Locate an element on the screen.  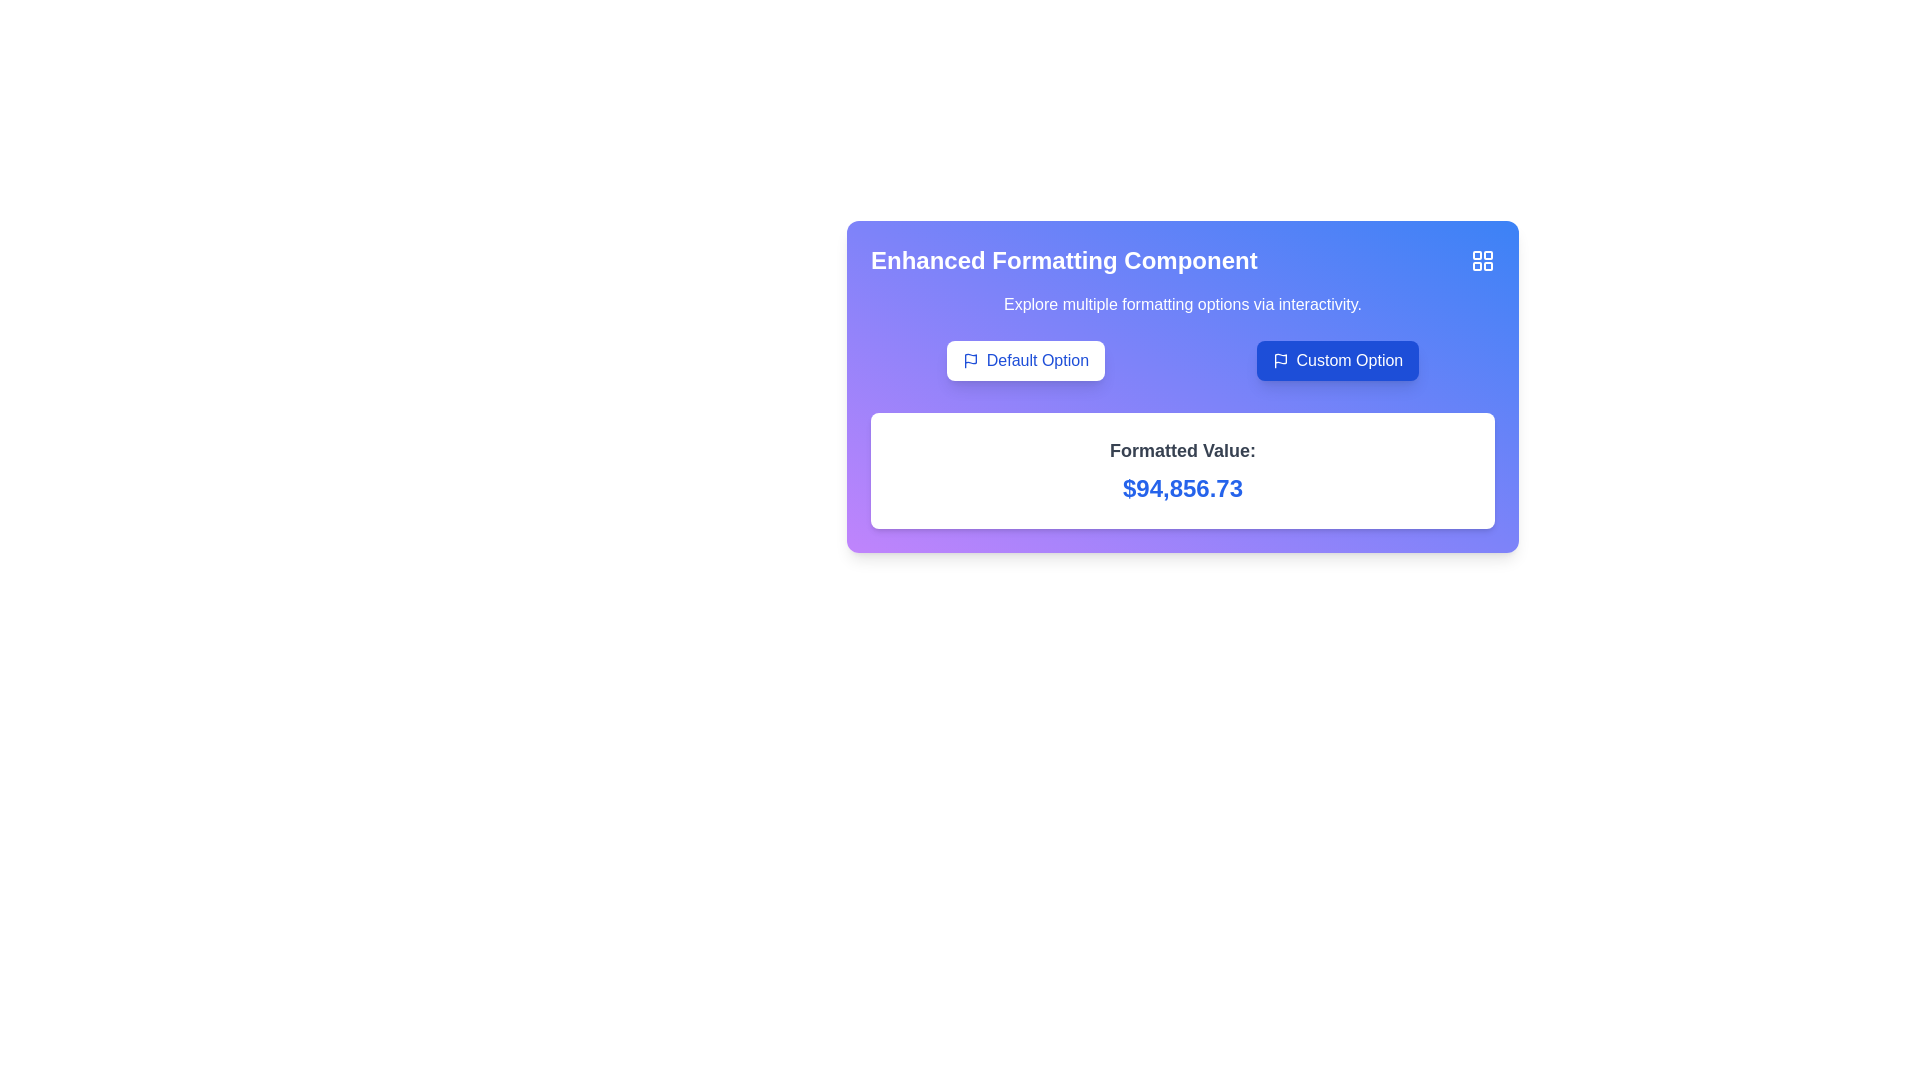
the descriptive text block located below the title 'Enhanced Formatting Component' and above the buttons 'Default Option' and 'Custom Option' is located at coordinates (1182, 304).